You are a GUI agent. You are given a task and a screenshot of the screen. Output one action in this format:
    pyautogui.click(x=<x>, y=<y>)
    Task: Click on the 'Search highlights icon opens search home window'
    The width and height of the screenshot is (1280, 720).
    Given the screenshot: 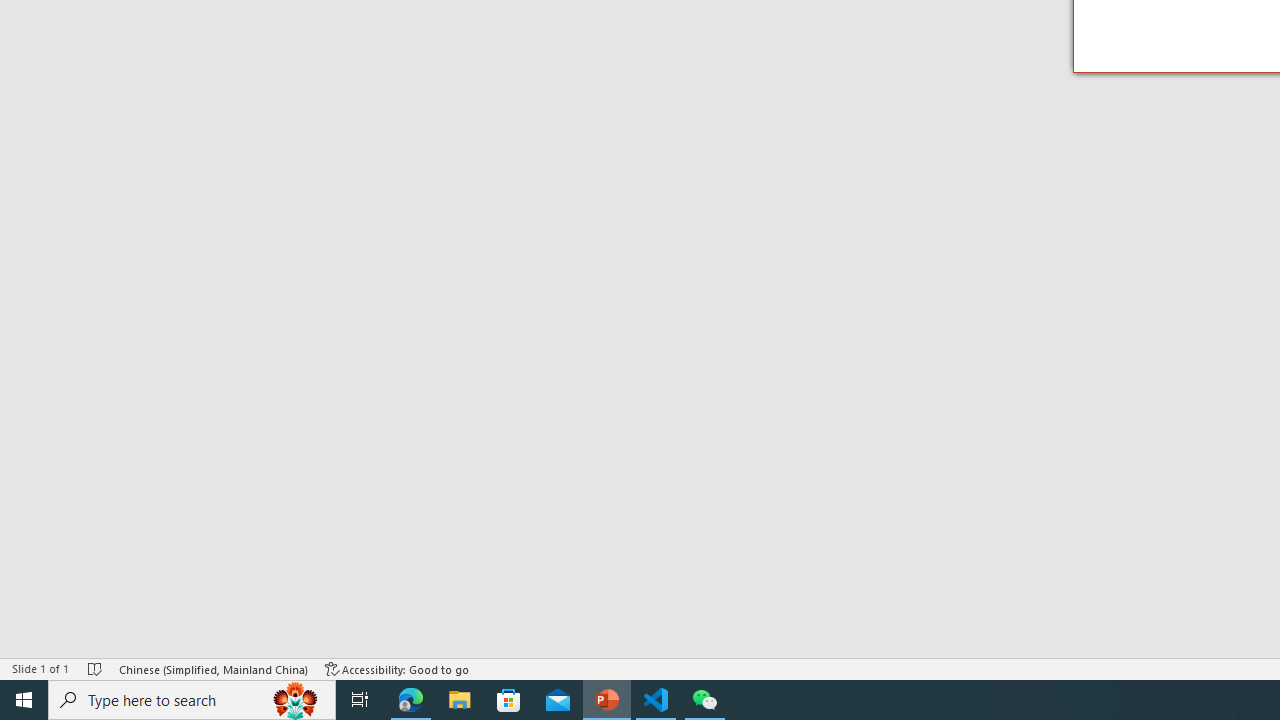 What is the action you would take?
    pyautogui.click(x=294, y=698)
    